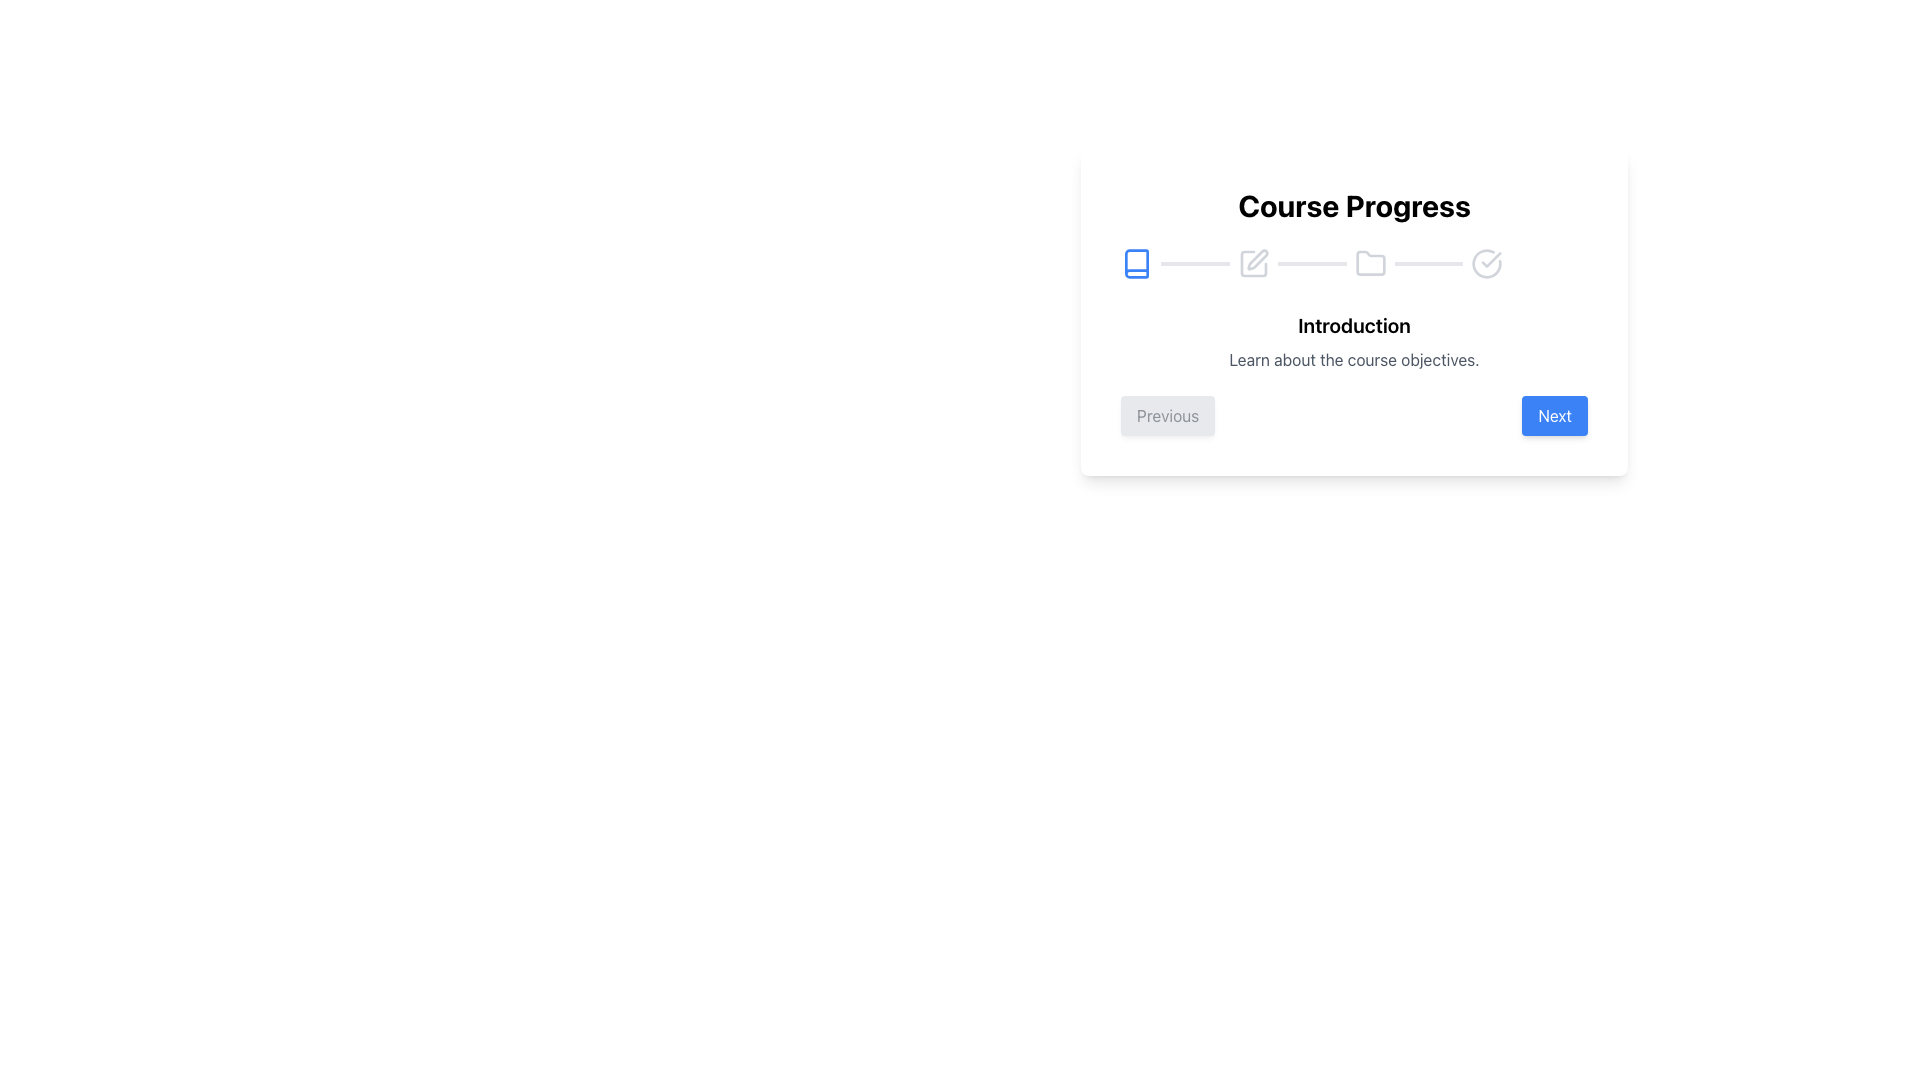  Describe the element at coordinates (1369, 262) in the screenshot. I see `the third icon from the left in the progress tracker` at that location.